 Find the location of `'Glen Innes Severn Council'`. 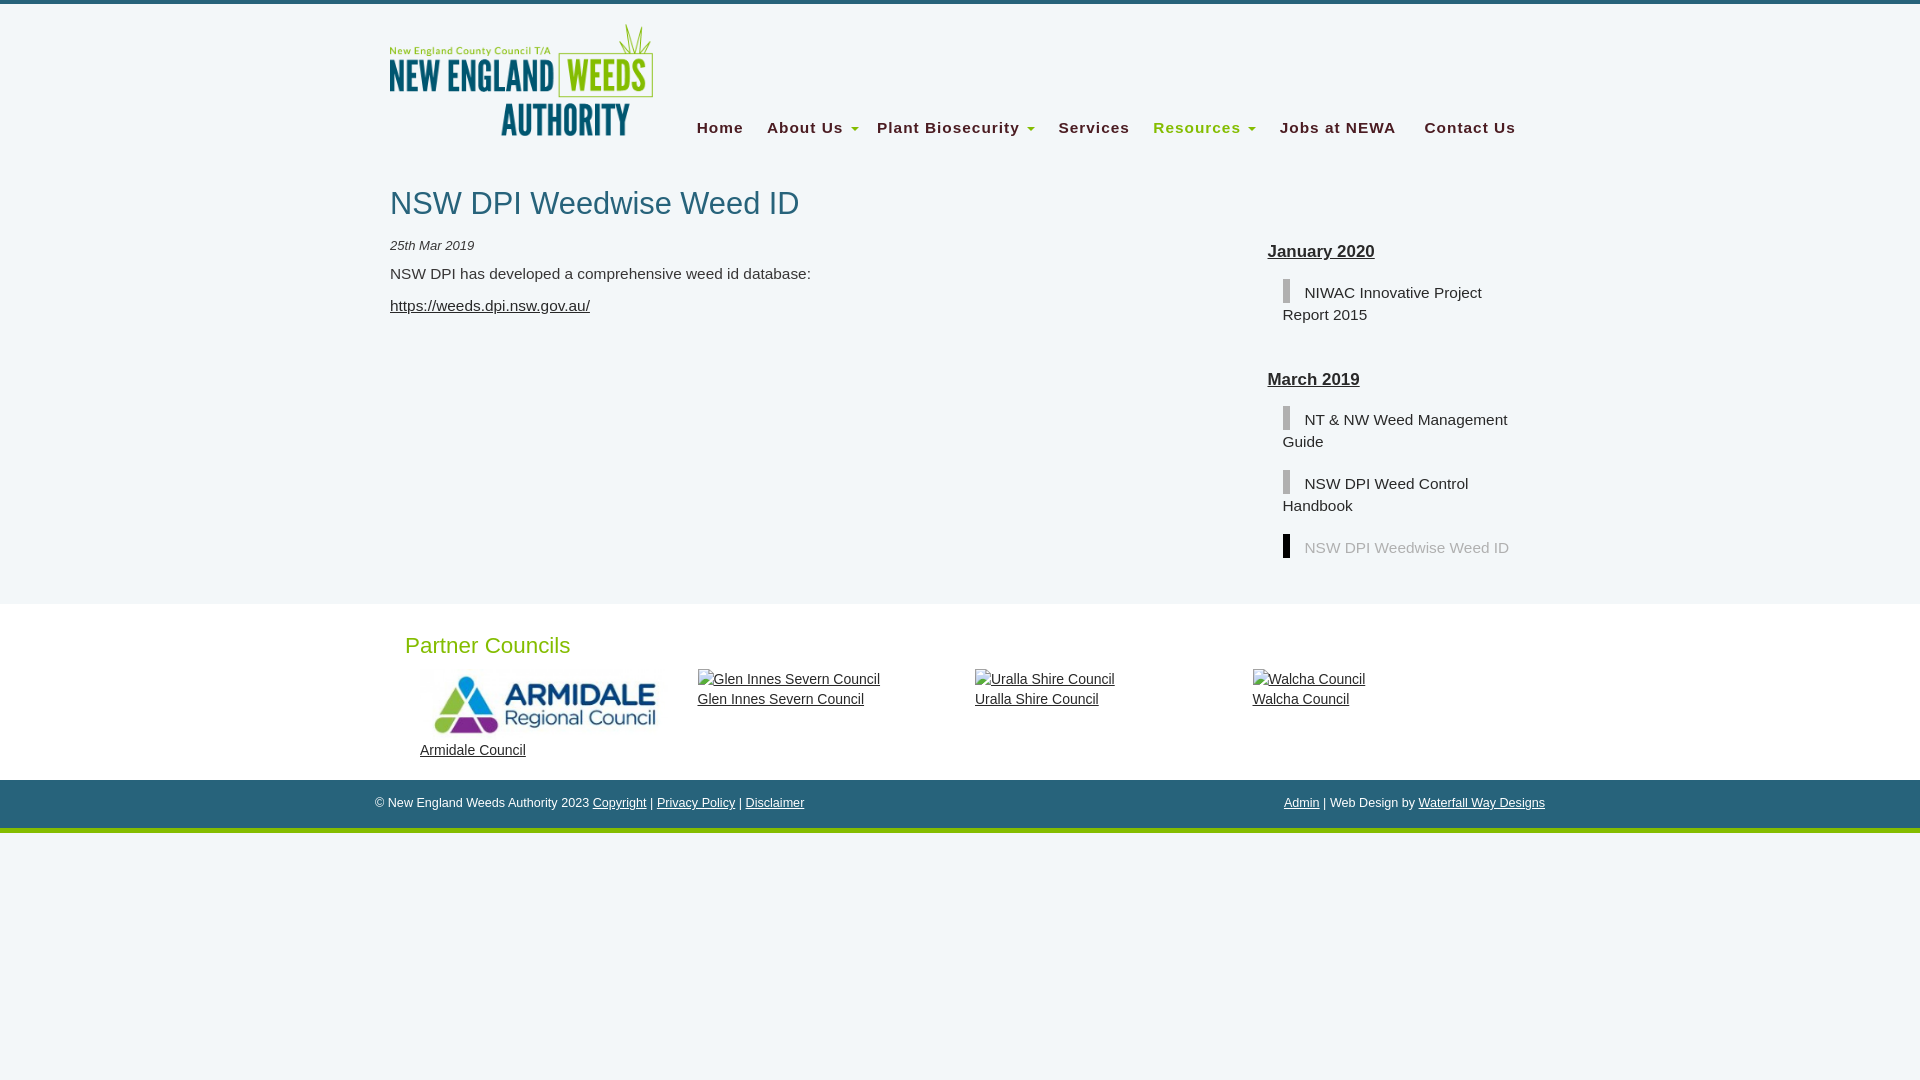

'Glen Innes Severn Council' is located at coordinates (697, 688).